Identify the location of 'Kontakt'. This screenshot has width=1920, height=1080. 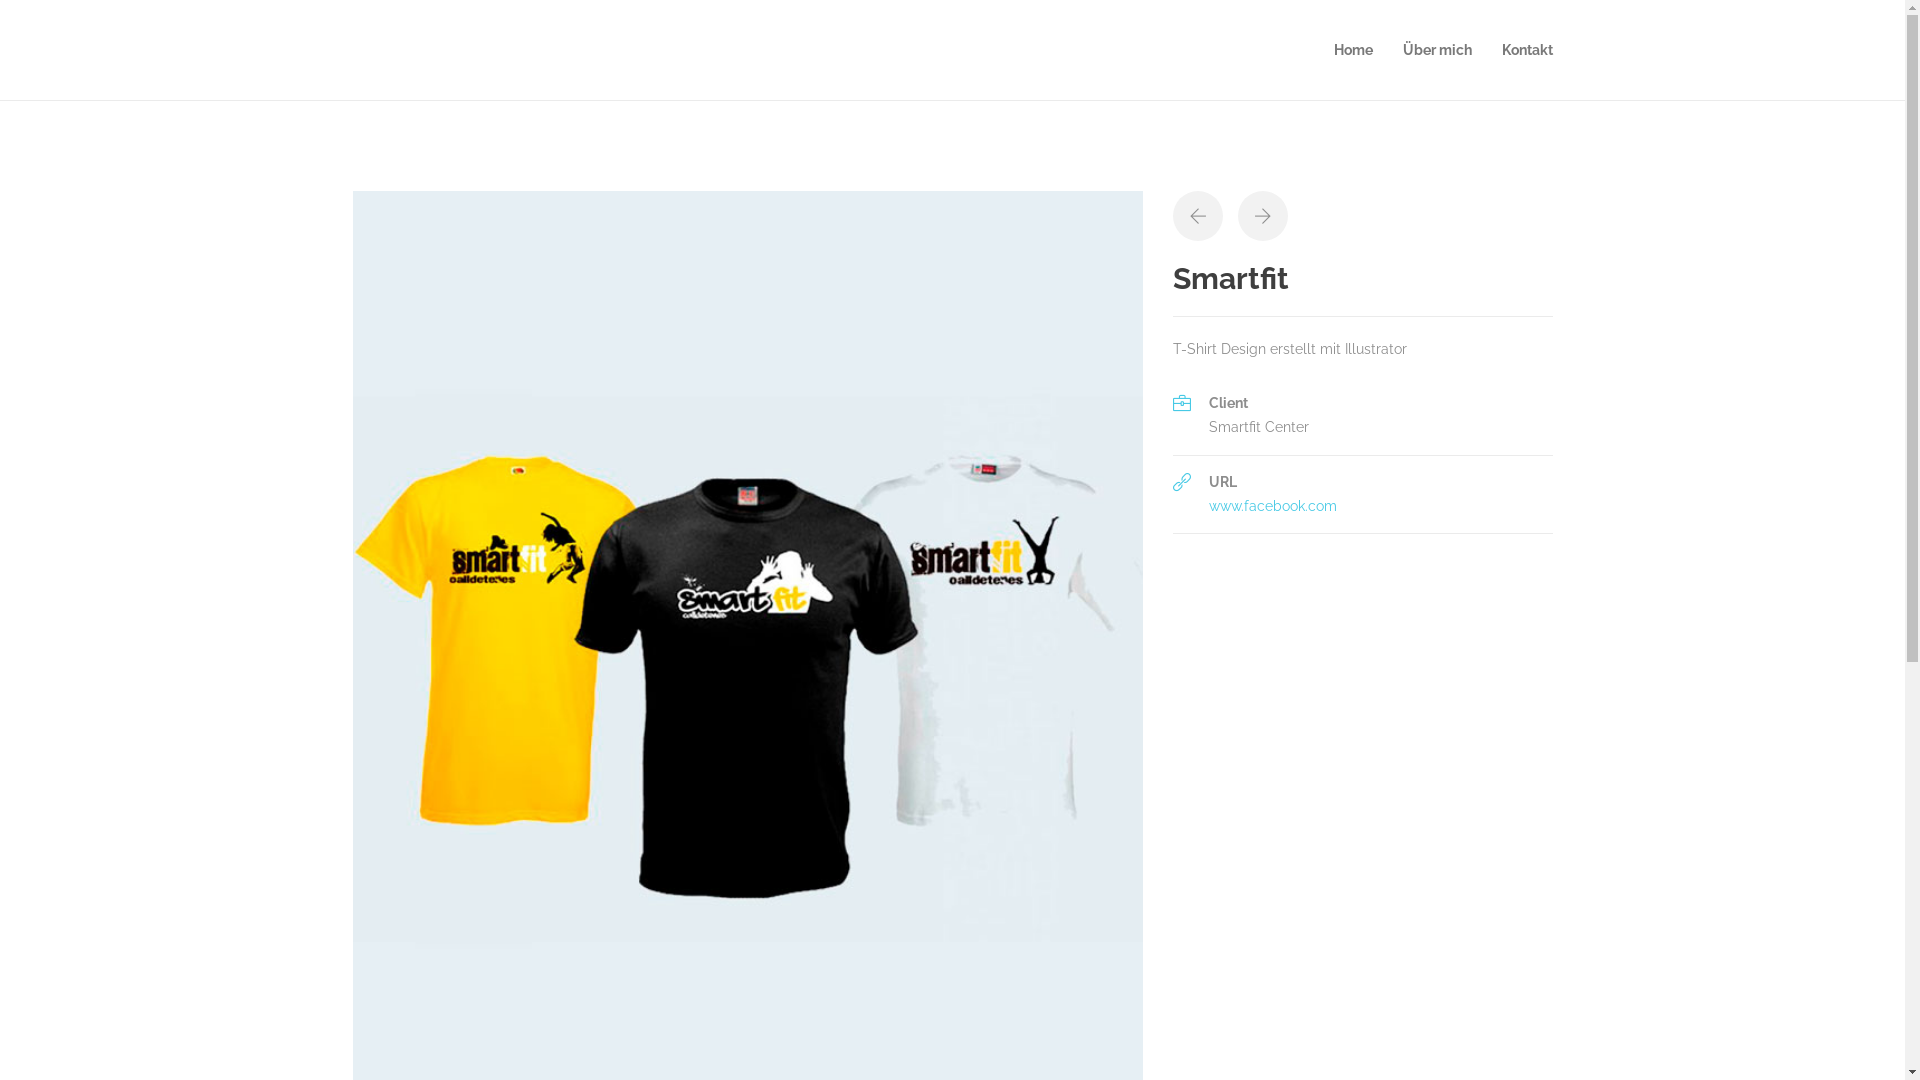
(1526, 49).